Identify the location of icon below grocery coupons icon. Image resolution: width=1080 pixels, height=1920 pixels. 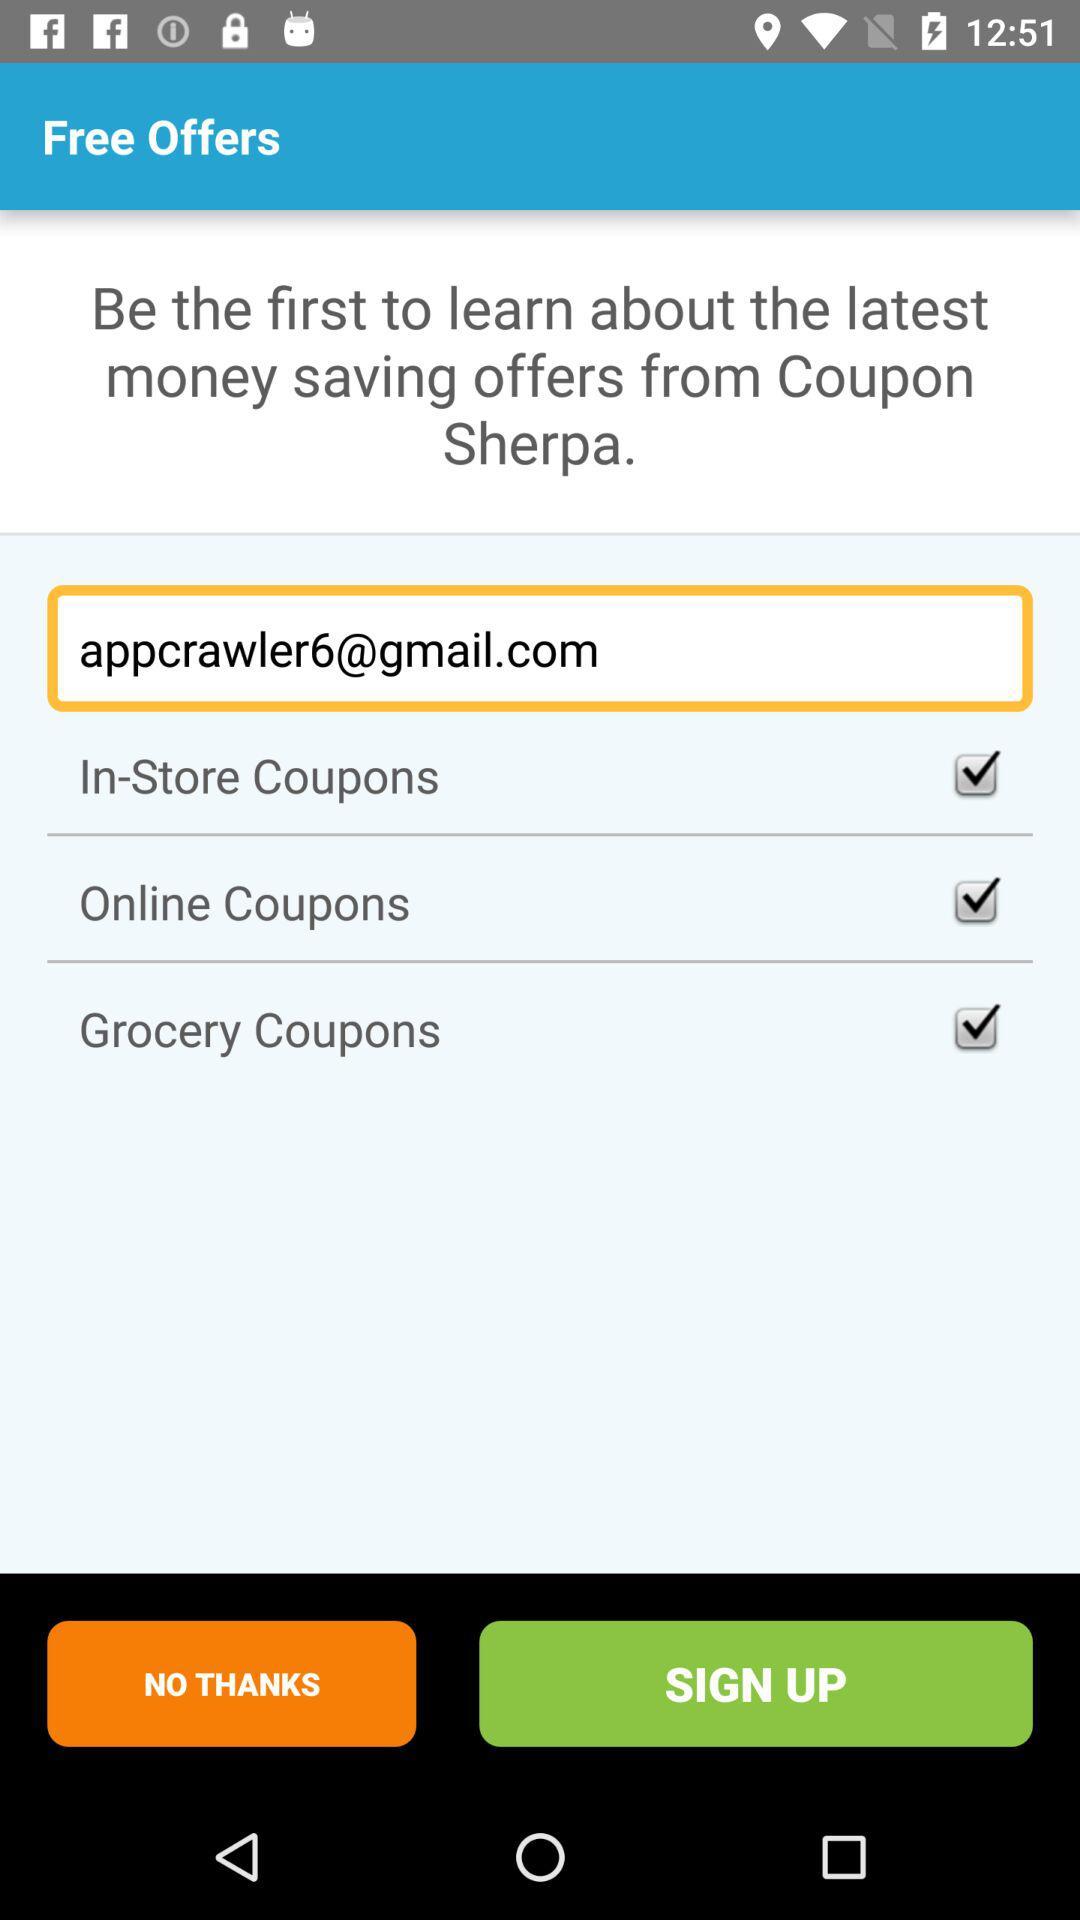
(230, 1682).